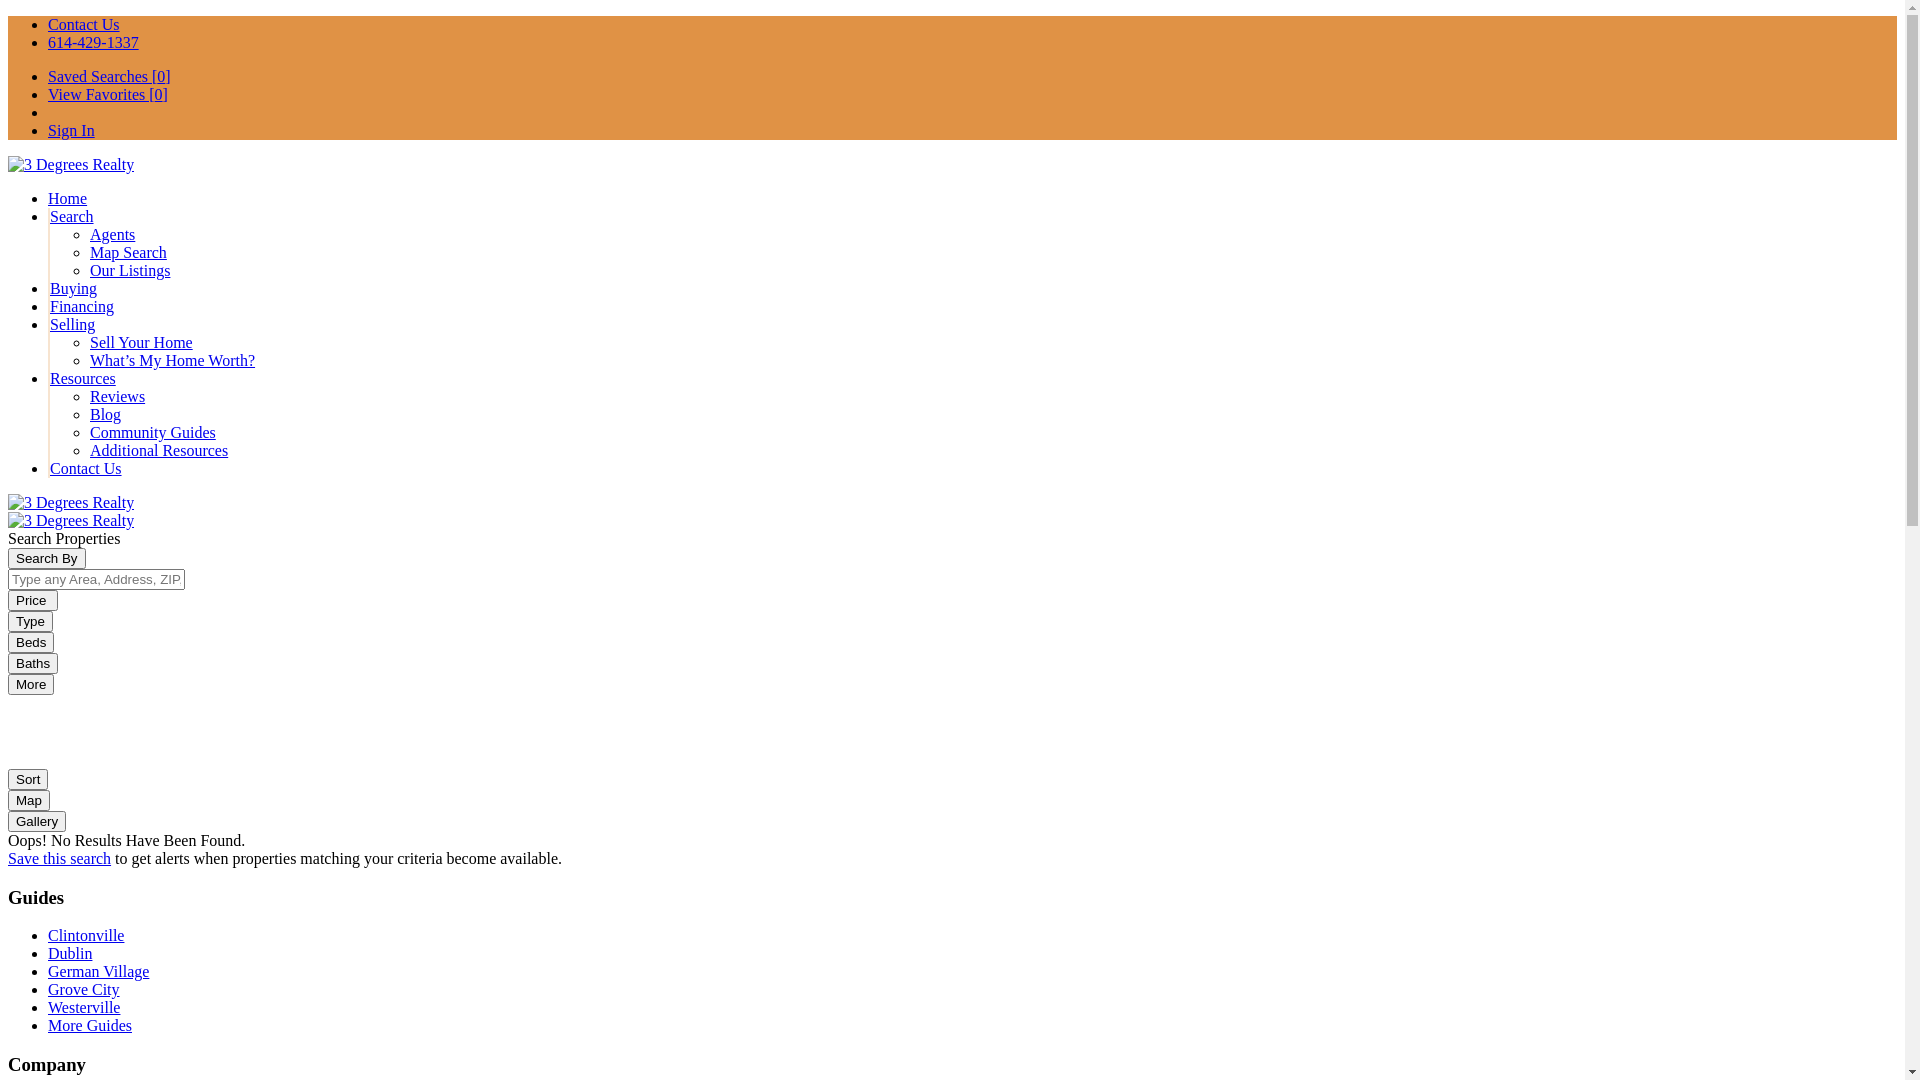  What do you see at coordinates (33, 663) in the screenshot?
I see `'Baths'` at bounding box center [33, 663].